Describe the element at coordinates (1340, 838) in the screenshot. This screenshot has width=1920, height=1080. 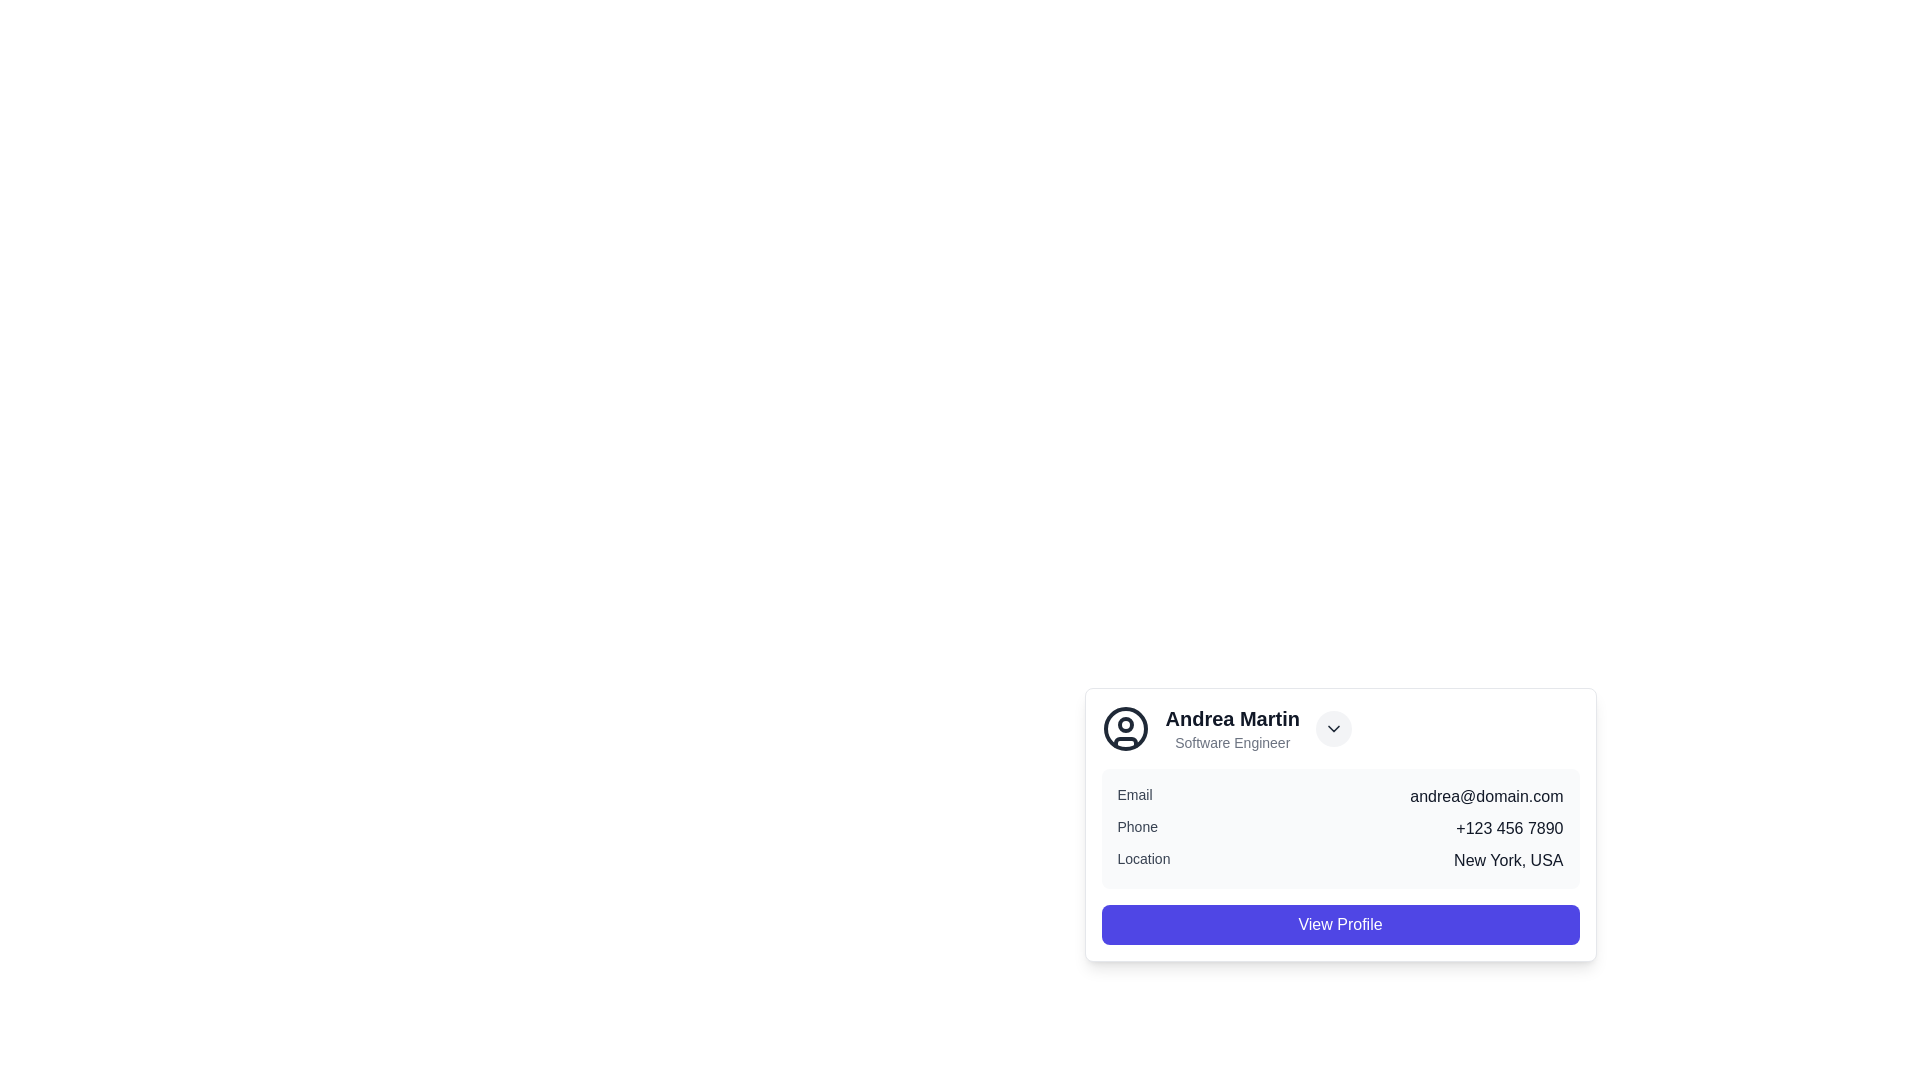
I see `the user information card that contains contact details and the 'View Profile' button, located in the bottom-right quadrant of the display` at that location.